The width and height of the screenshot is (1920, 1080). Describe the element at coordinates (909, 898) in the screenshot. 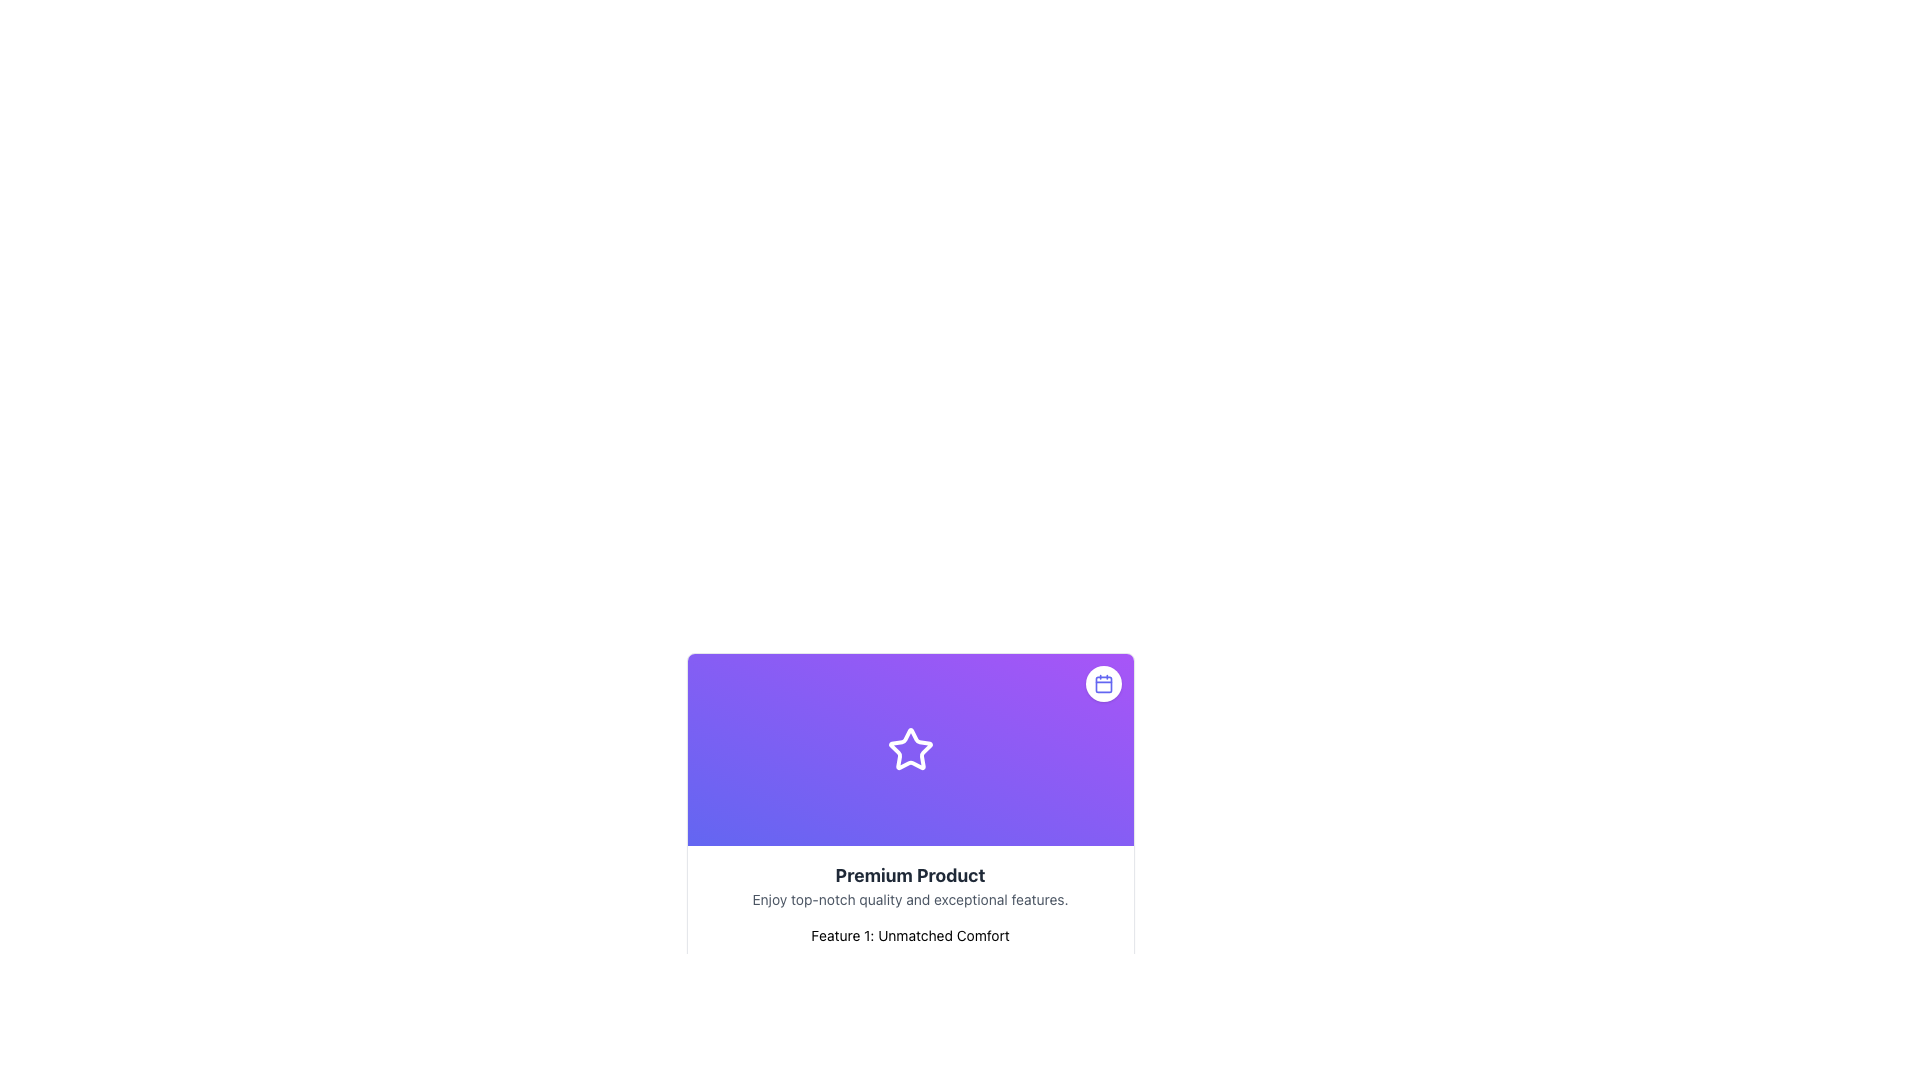

I see `the descriptive text element positioned below 'Premium Product' and above 'Feature 1: Unmatched Comfort'` at that location.